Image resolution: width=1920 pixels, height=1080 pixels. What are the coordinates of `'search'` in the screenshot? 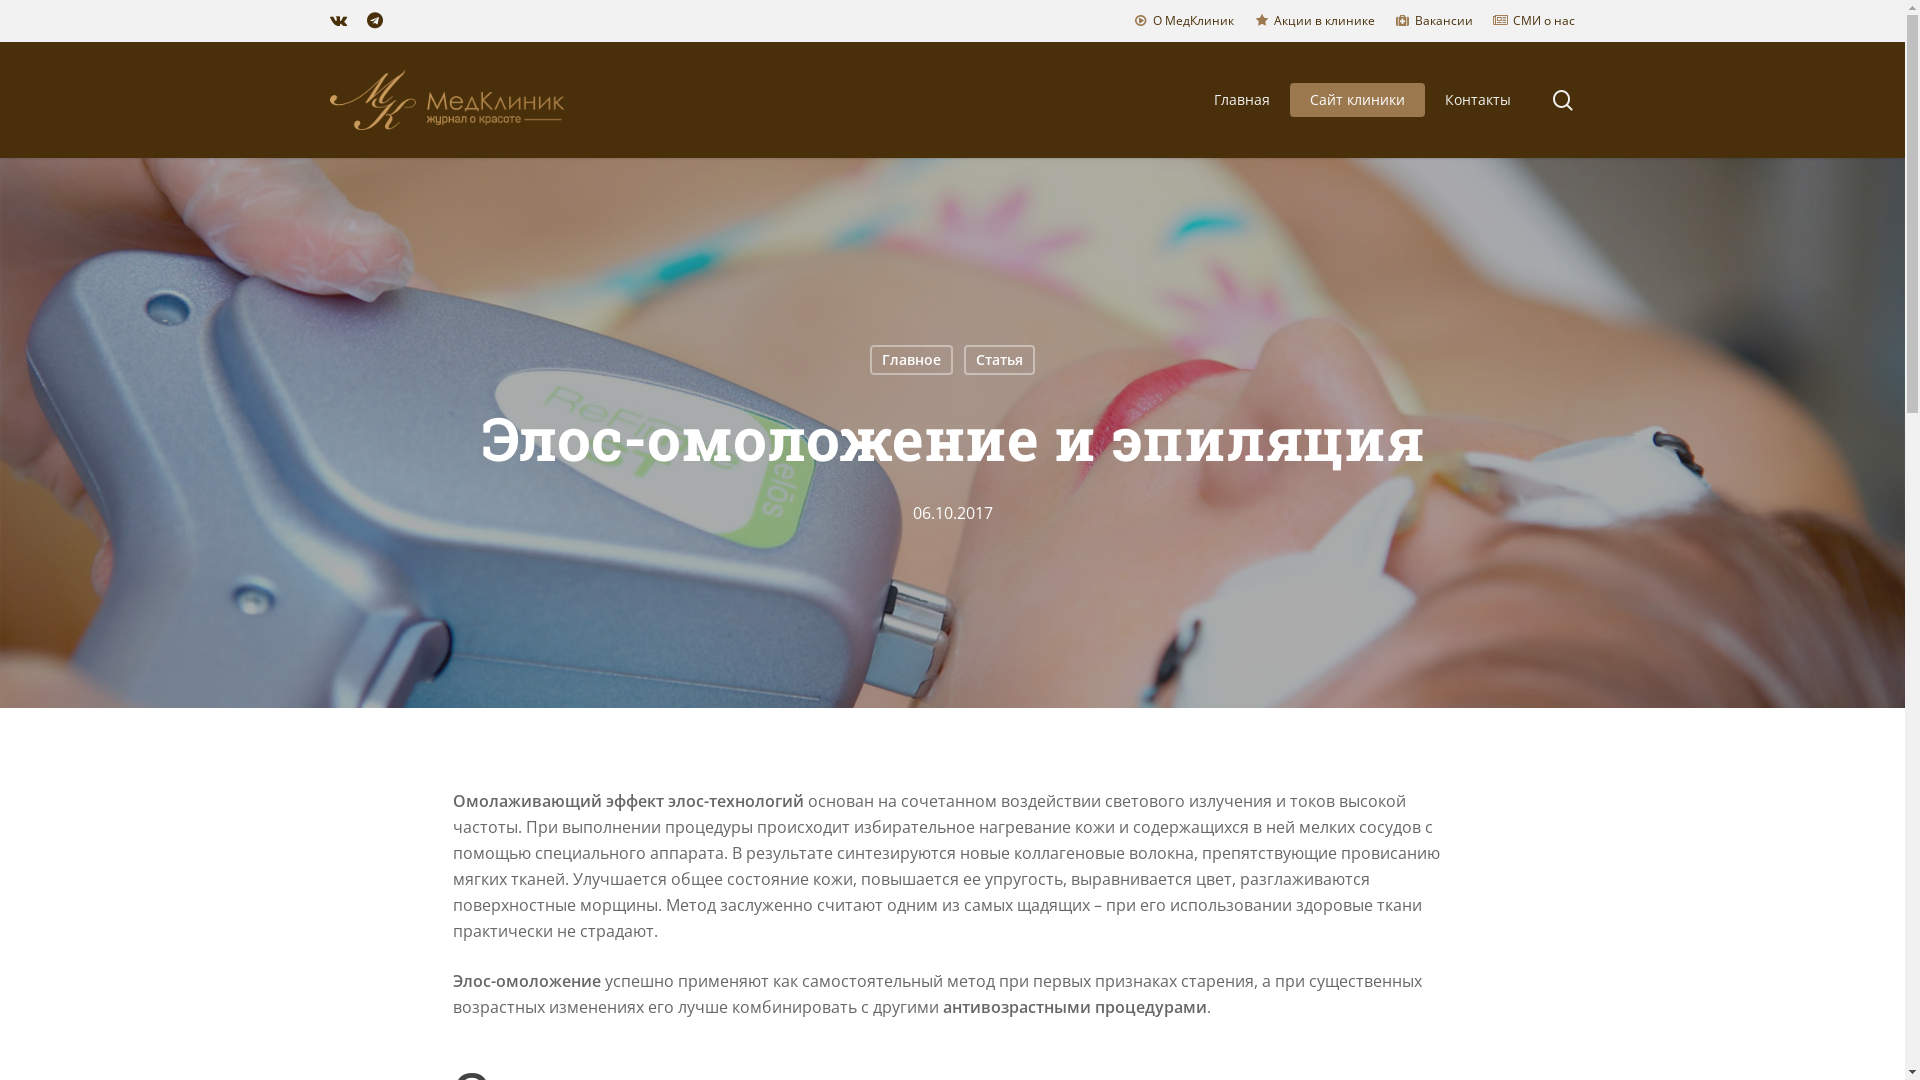 It's located at (1549, 100).